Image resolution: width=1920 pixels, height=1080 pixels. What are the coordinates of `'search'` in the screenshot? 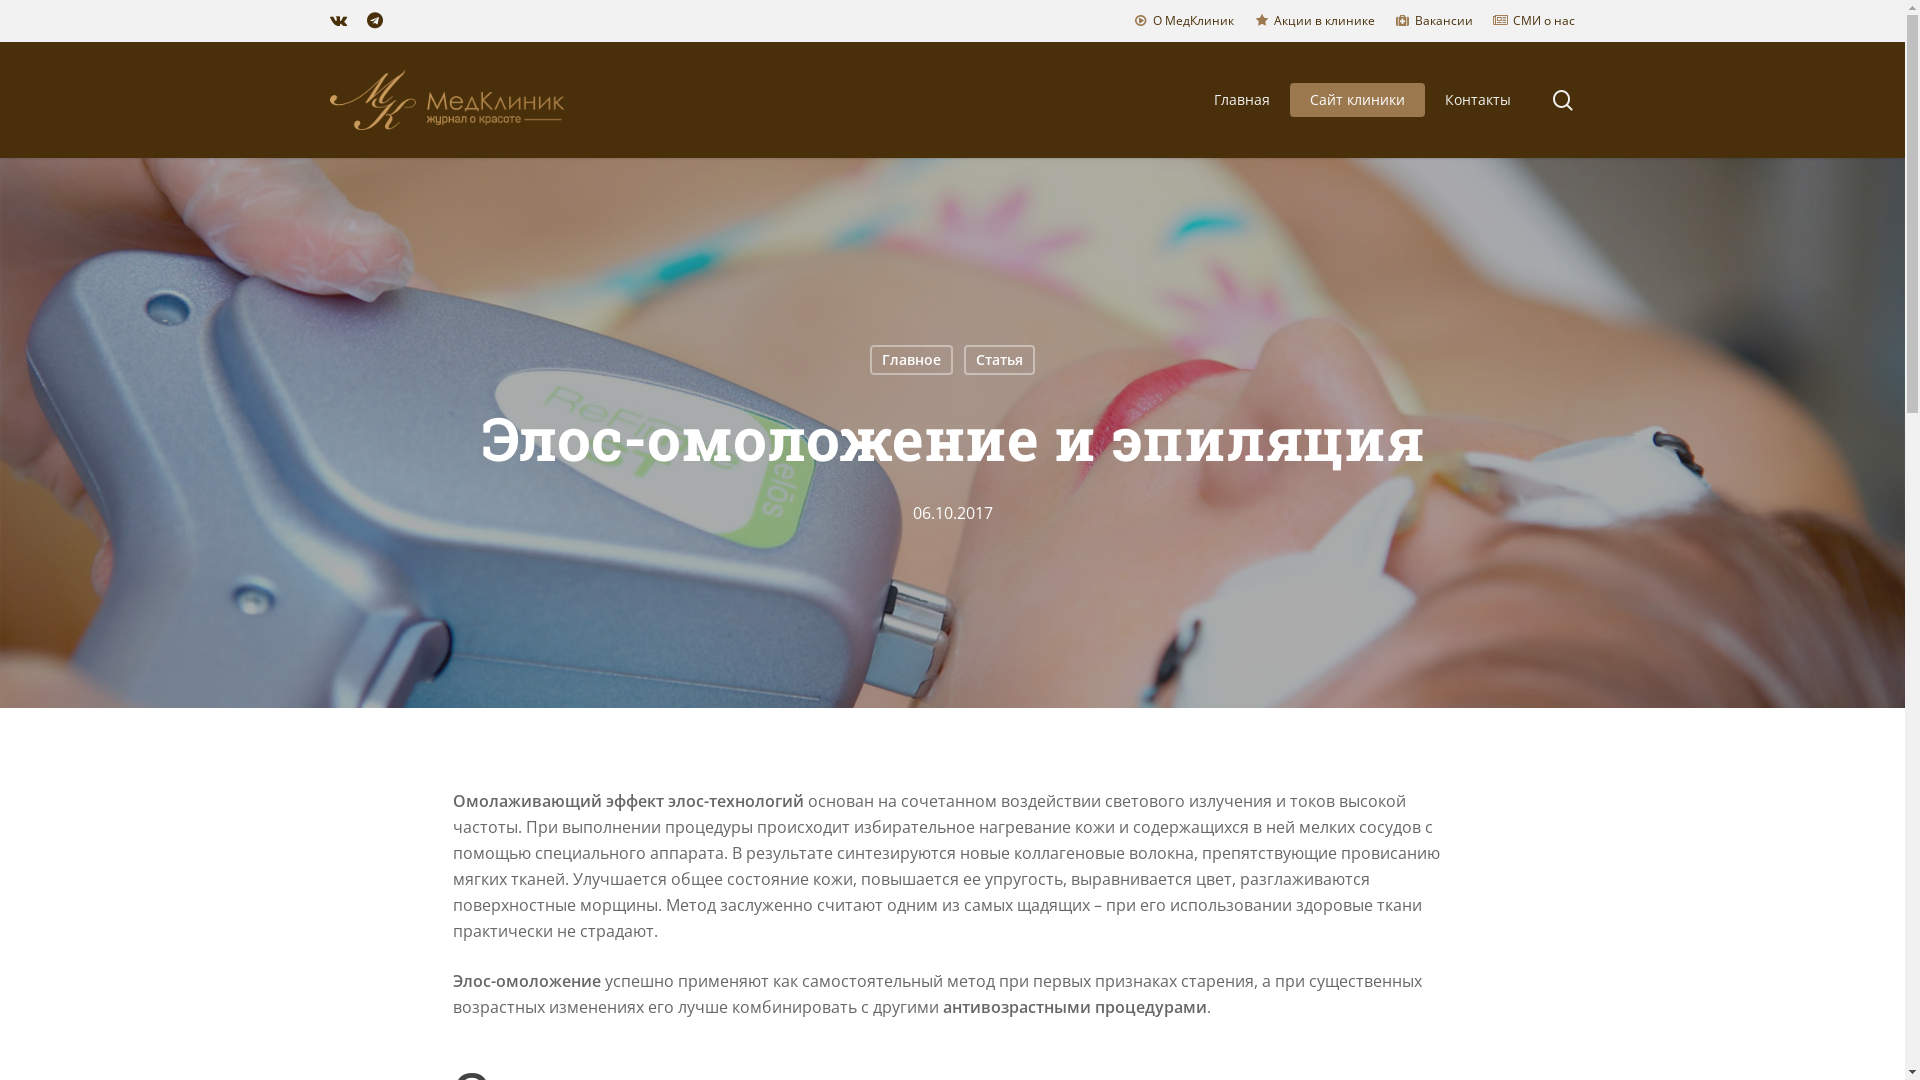 It's located at (1549, 100).